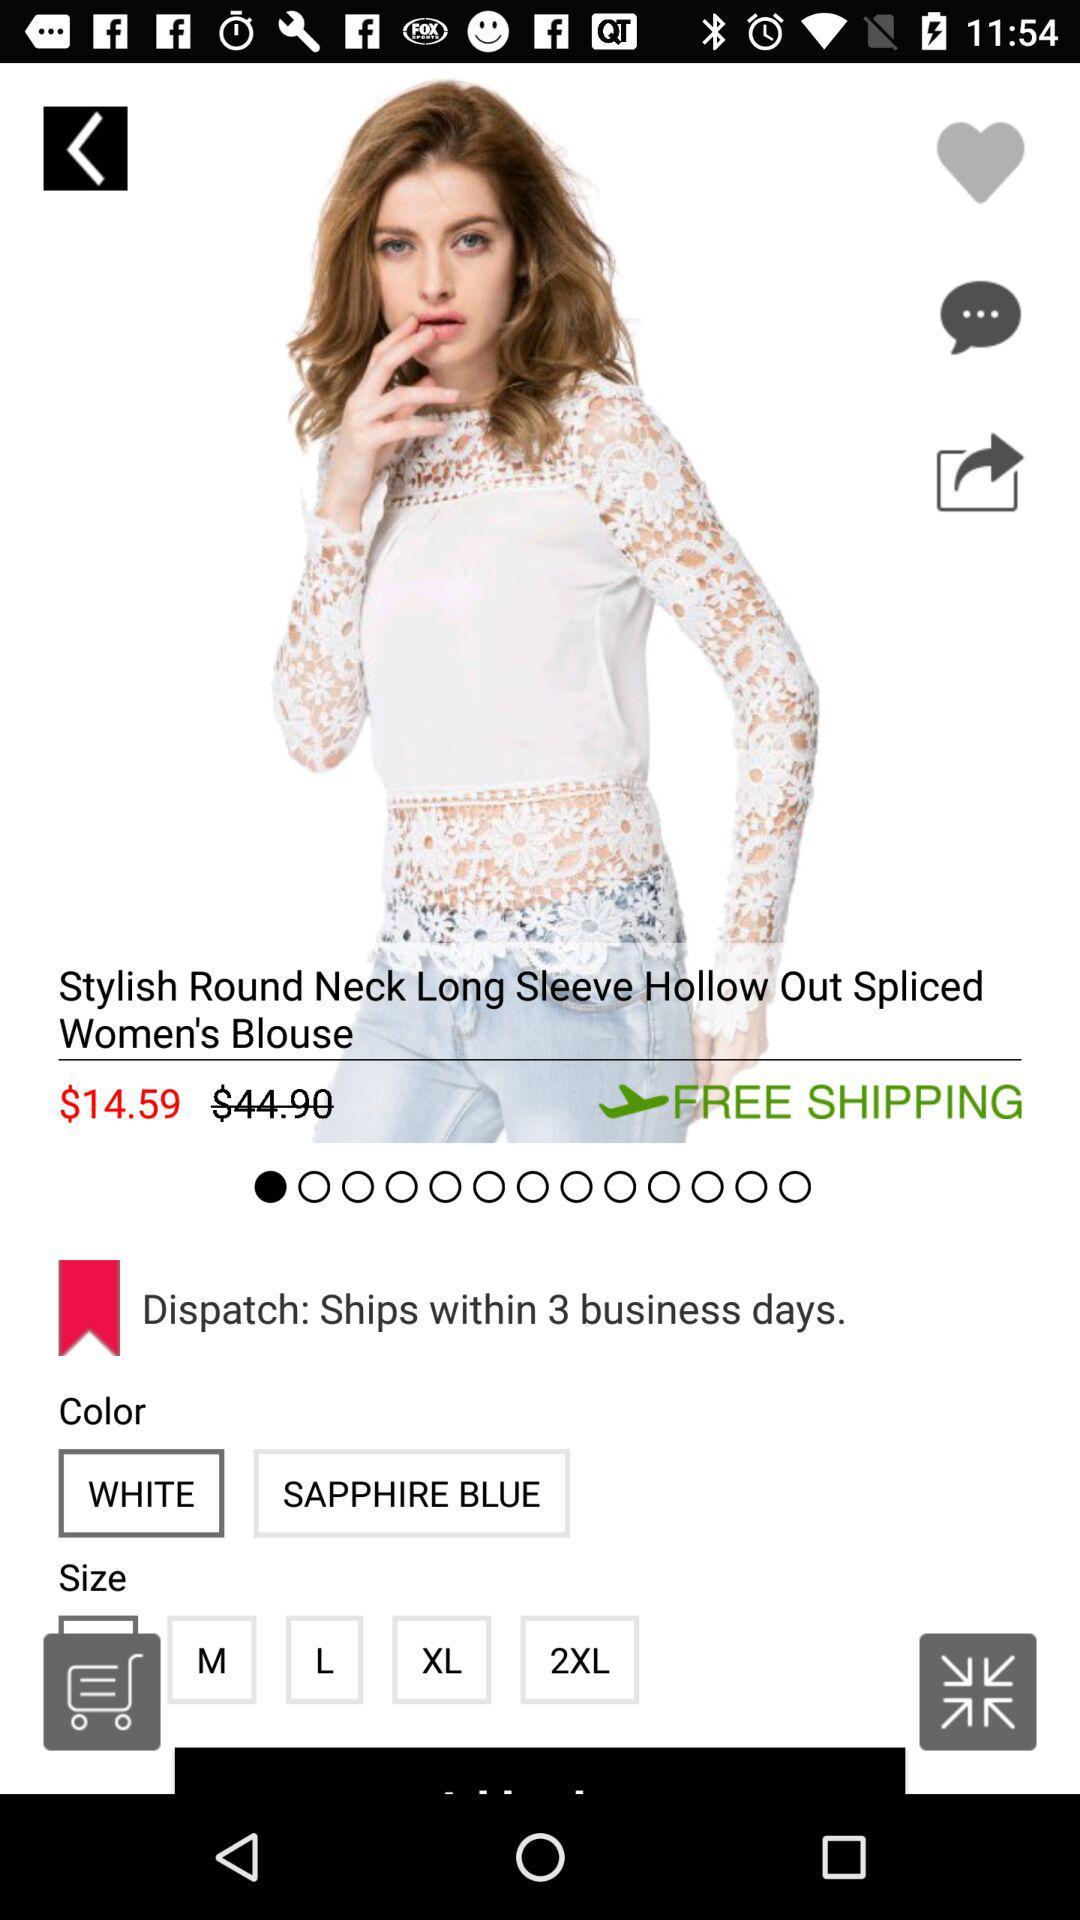  Describe the element at coordinates (977, 1691) in the screenshot. I see `the national_flag icon` at that location.